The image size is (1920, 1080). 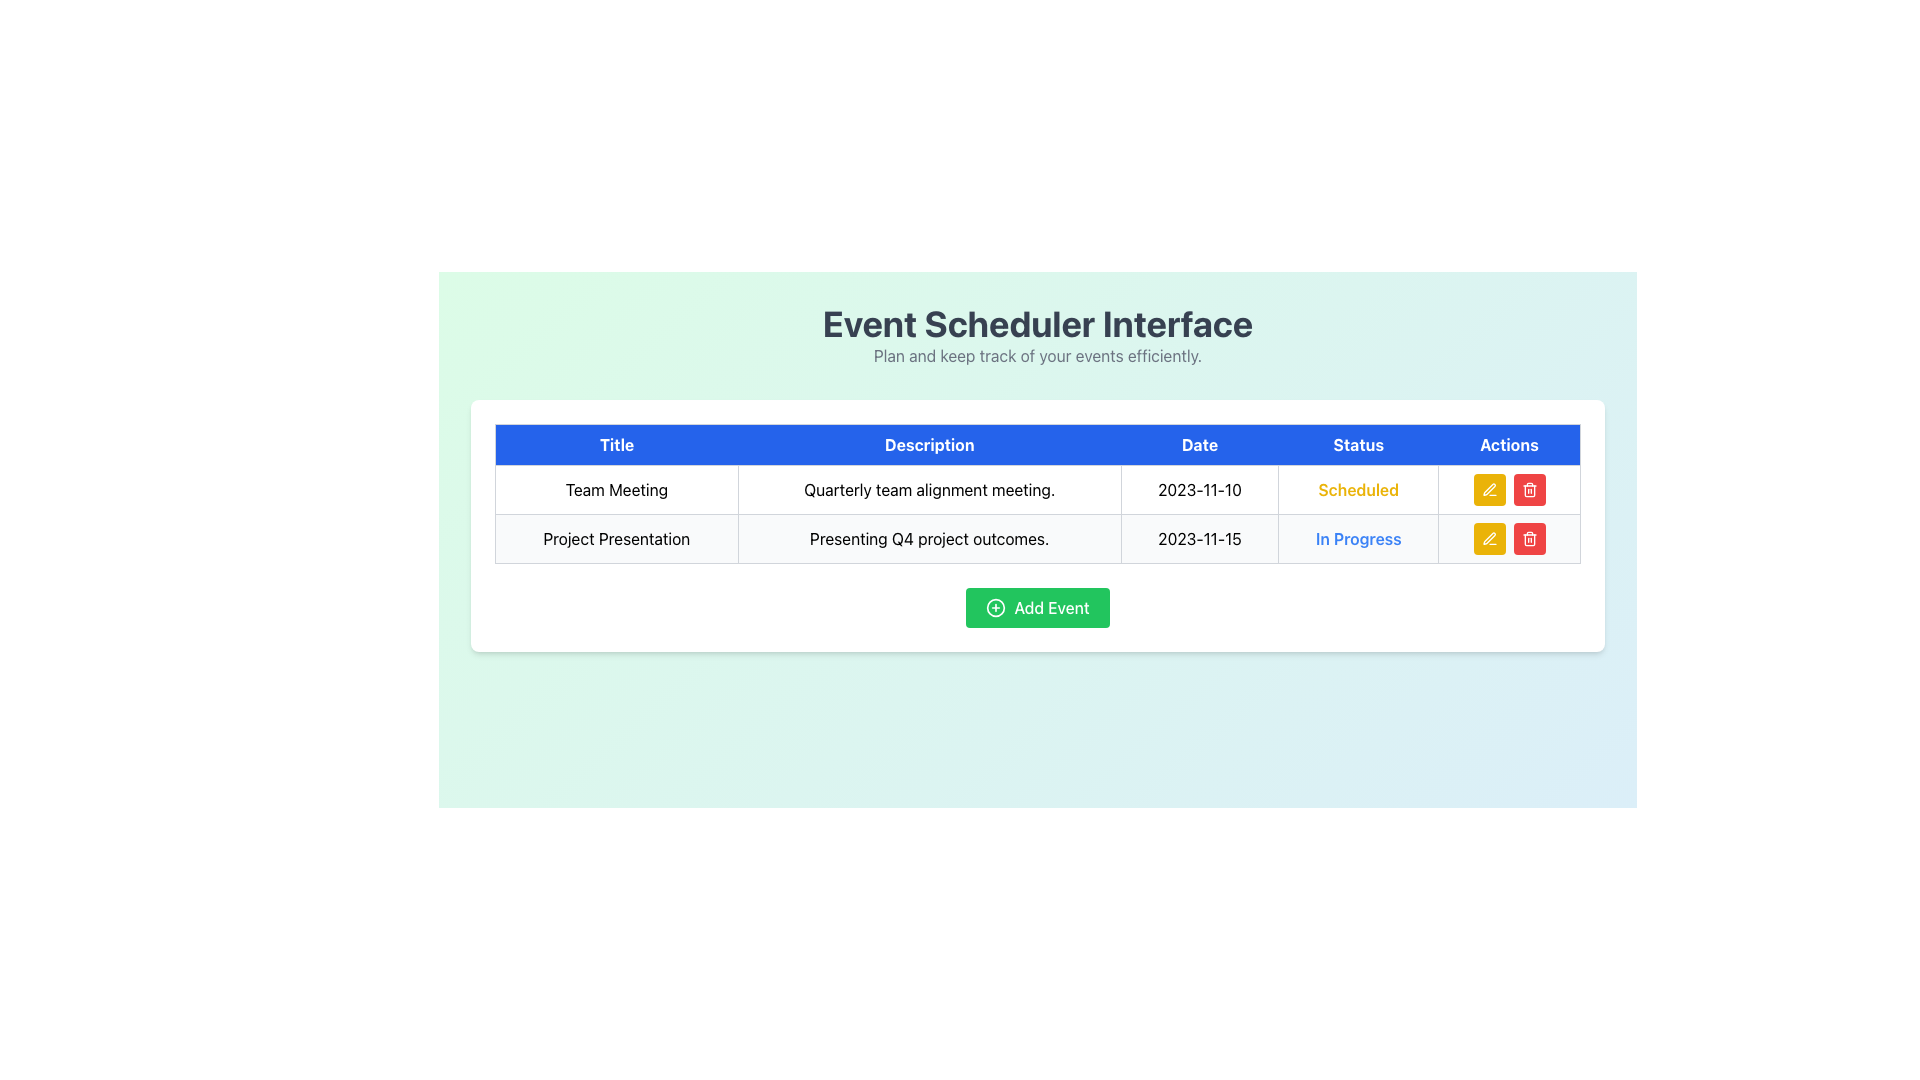 I want to click on the 'Status' label, which is a small rectangular label with a blue background and white centered text, located in the header row of a data table between the 'Date' and 'Actions' labels, so click(x=1358, y=443).